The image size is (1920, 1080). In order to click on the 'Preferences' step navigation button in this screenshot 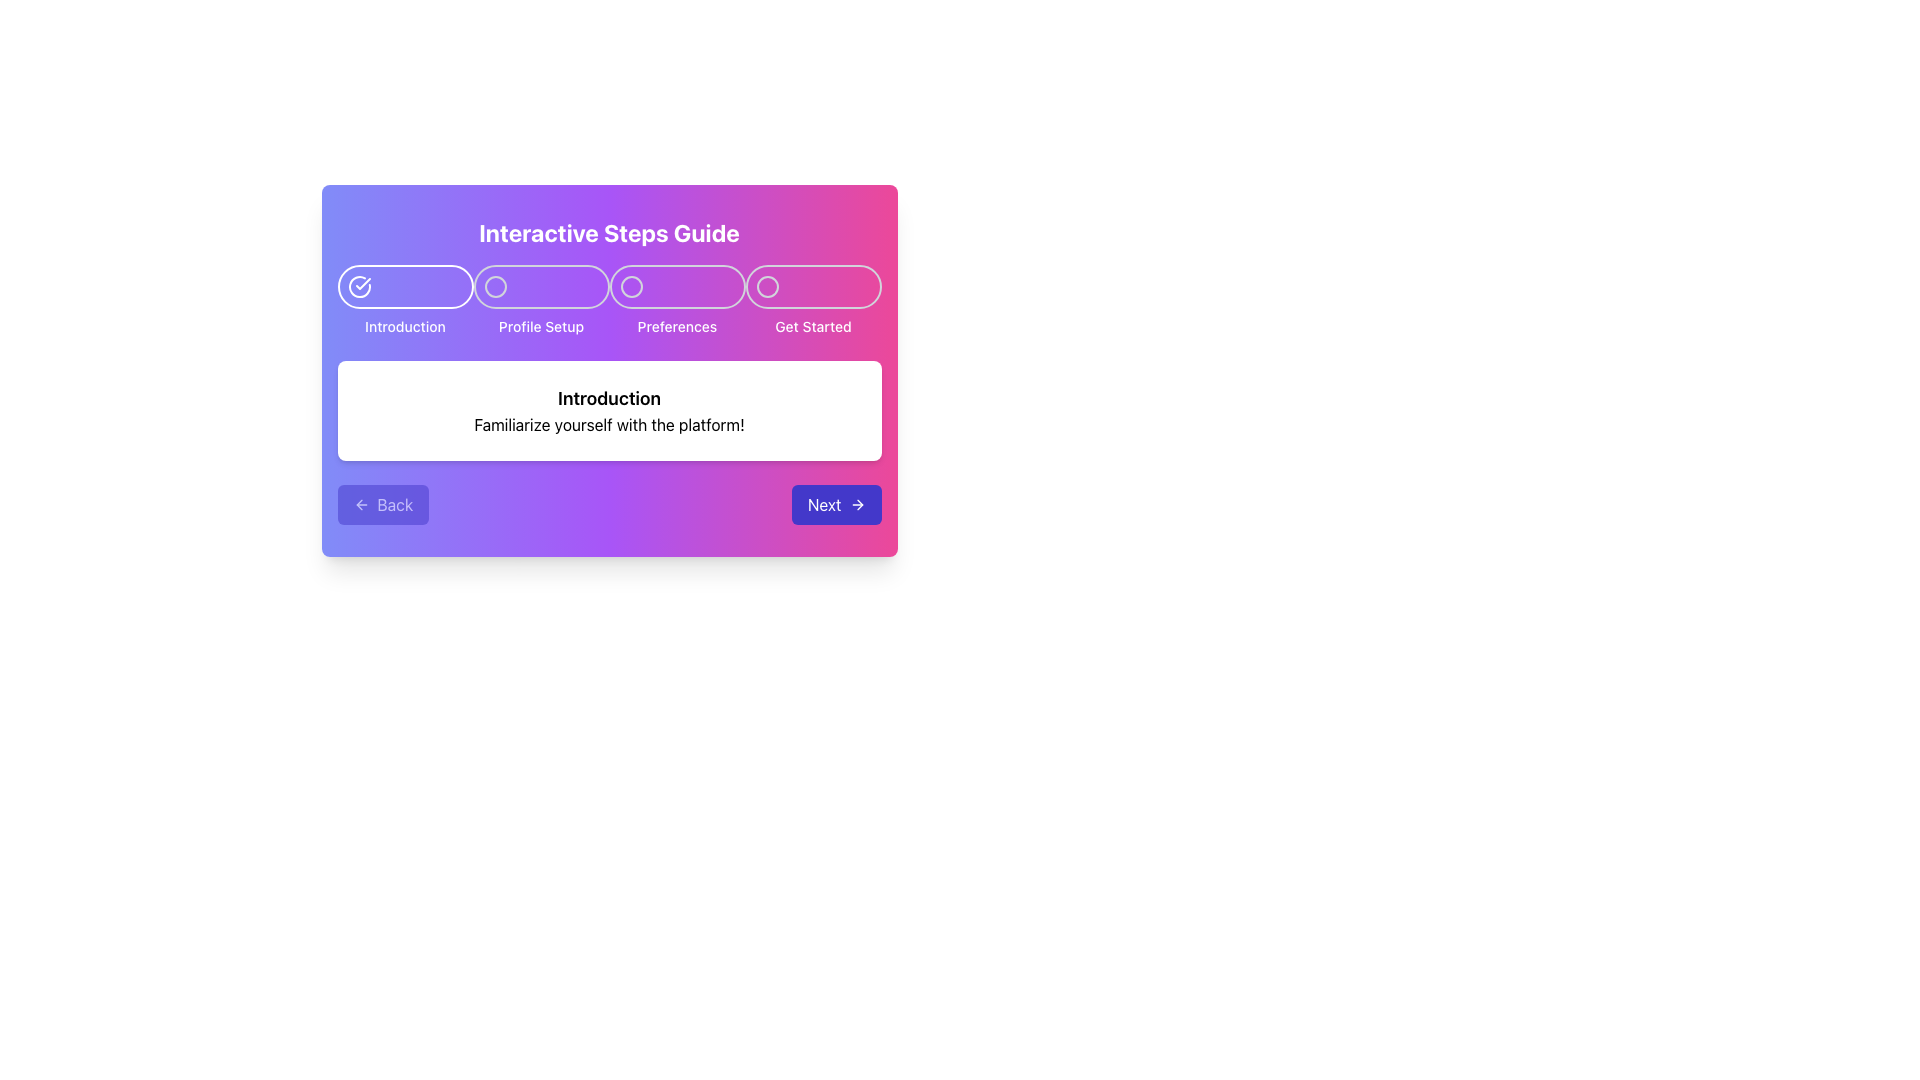, I will do `click(677, 300)`.